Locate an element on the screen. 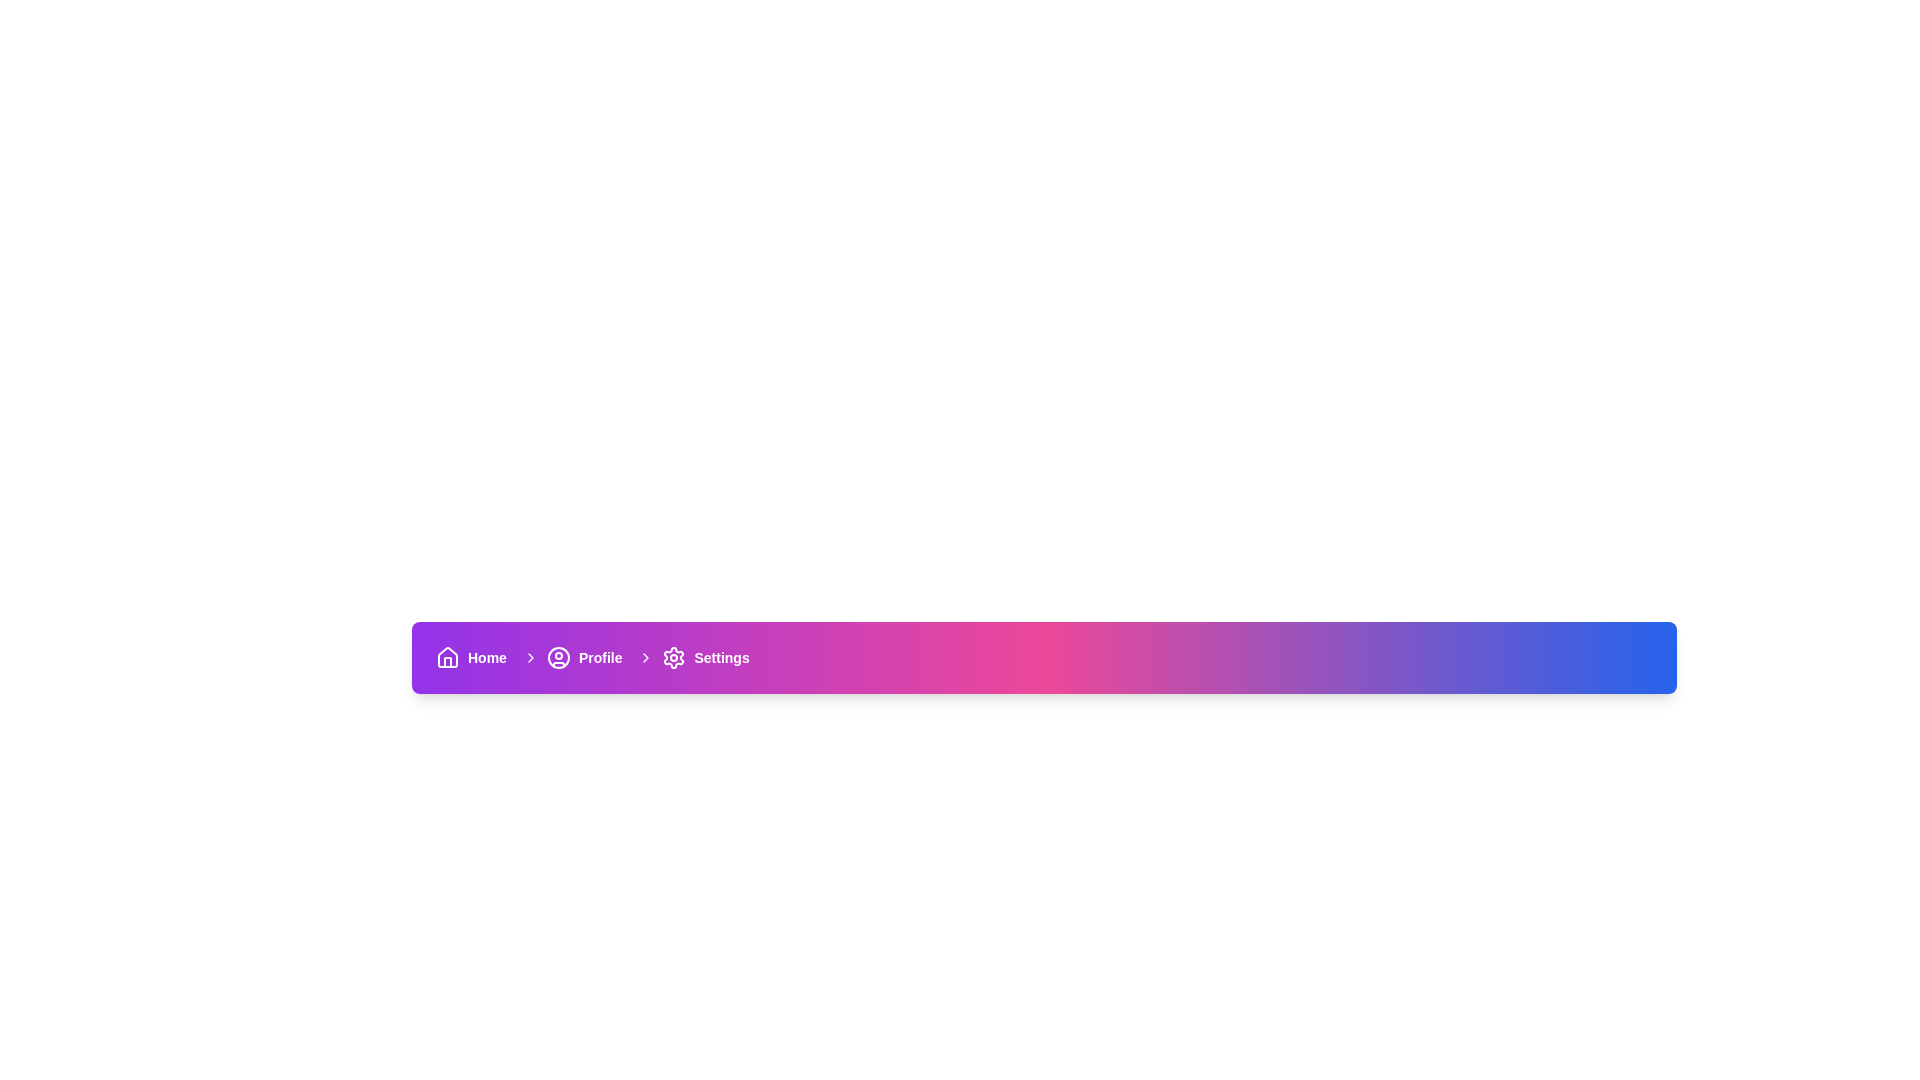 Image resolution: width=1920 pixels, height=1080 pixels. the 'Profile' navigation button, which is the second item in the horizontal navigation bar is located at coordinates (571, 658).